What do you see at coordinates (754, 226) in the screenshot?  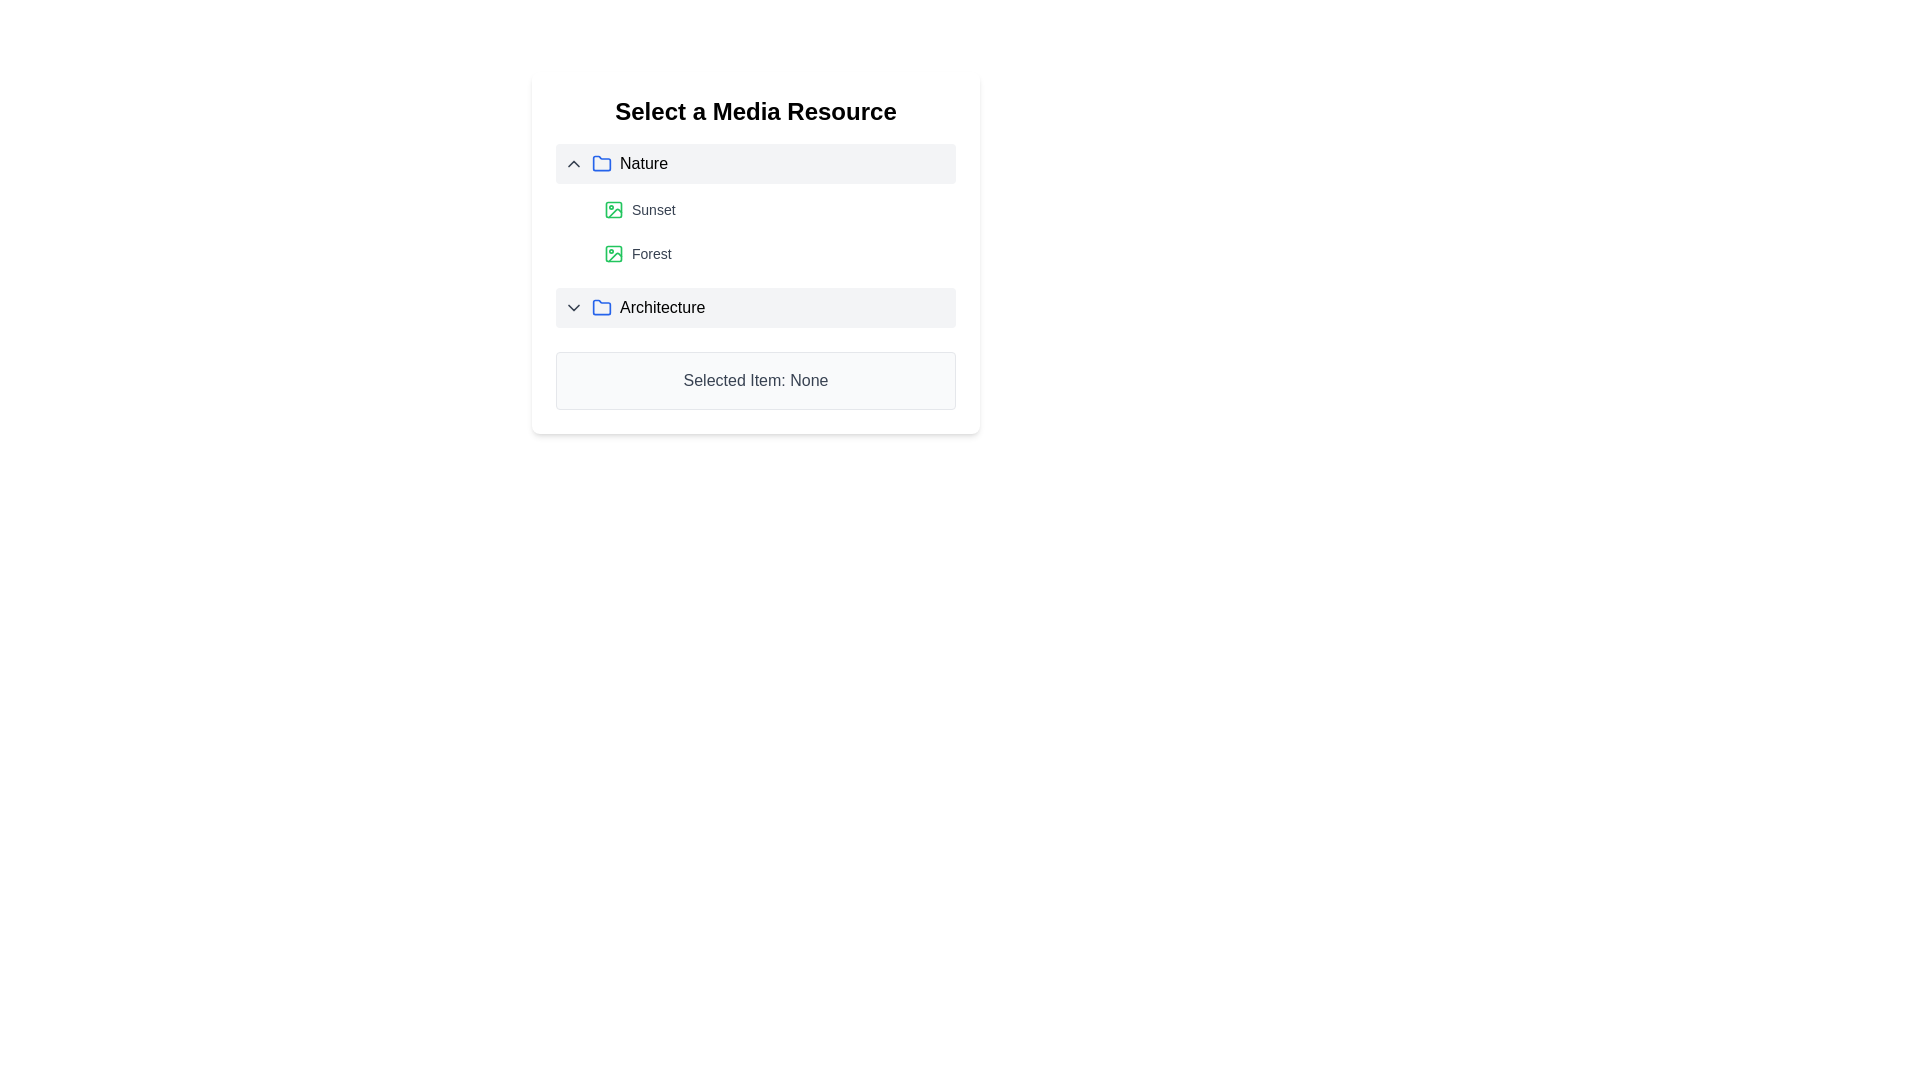 I see `the 'Forest' item in the vertical selection list located within the 'Nature' category` at bounding box center [754, 226].